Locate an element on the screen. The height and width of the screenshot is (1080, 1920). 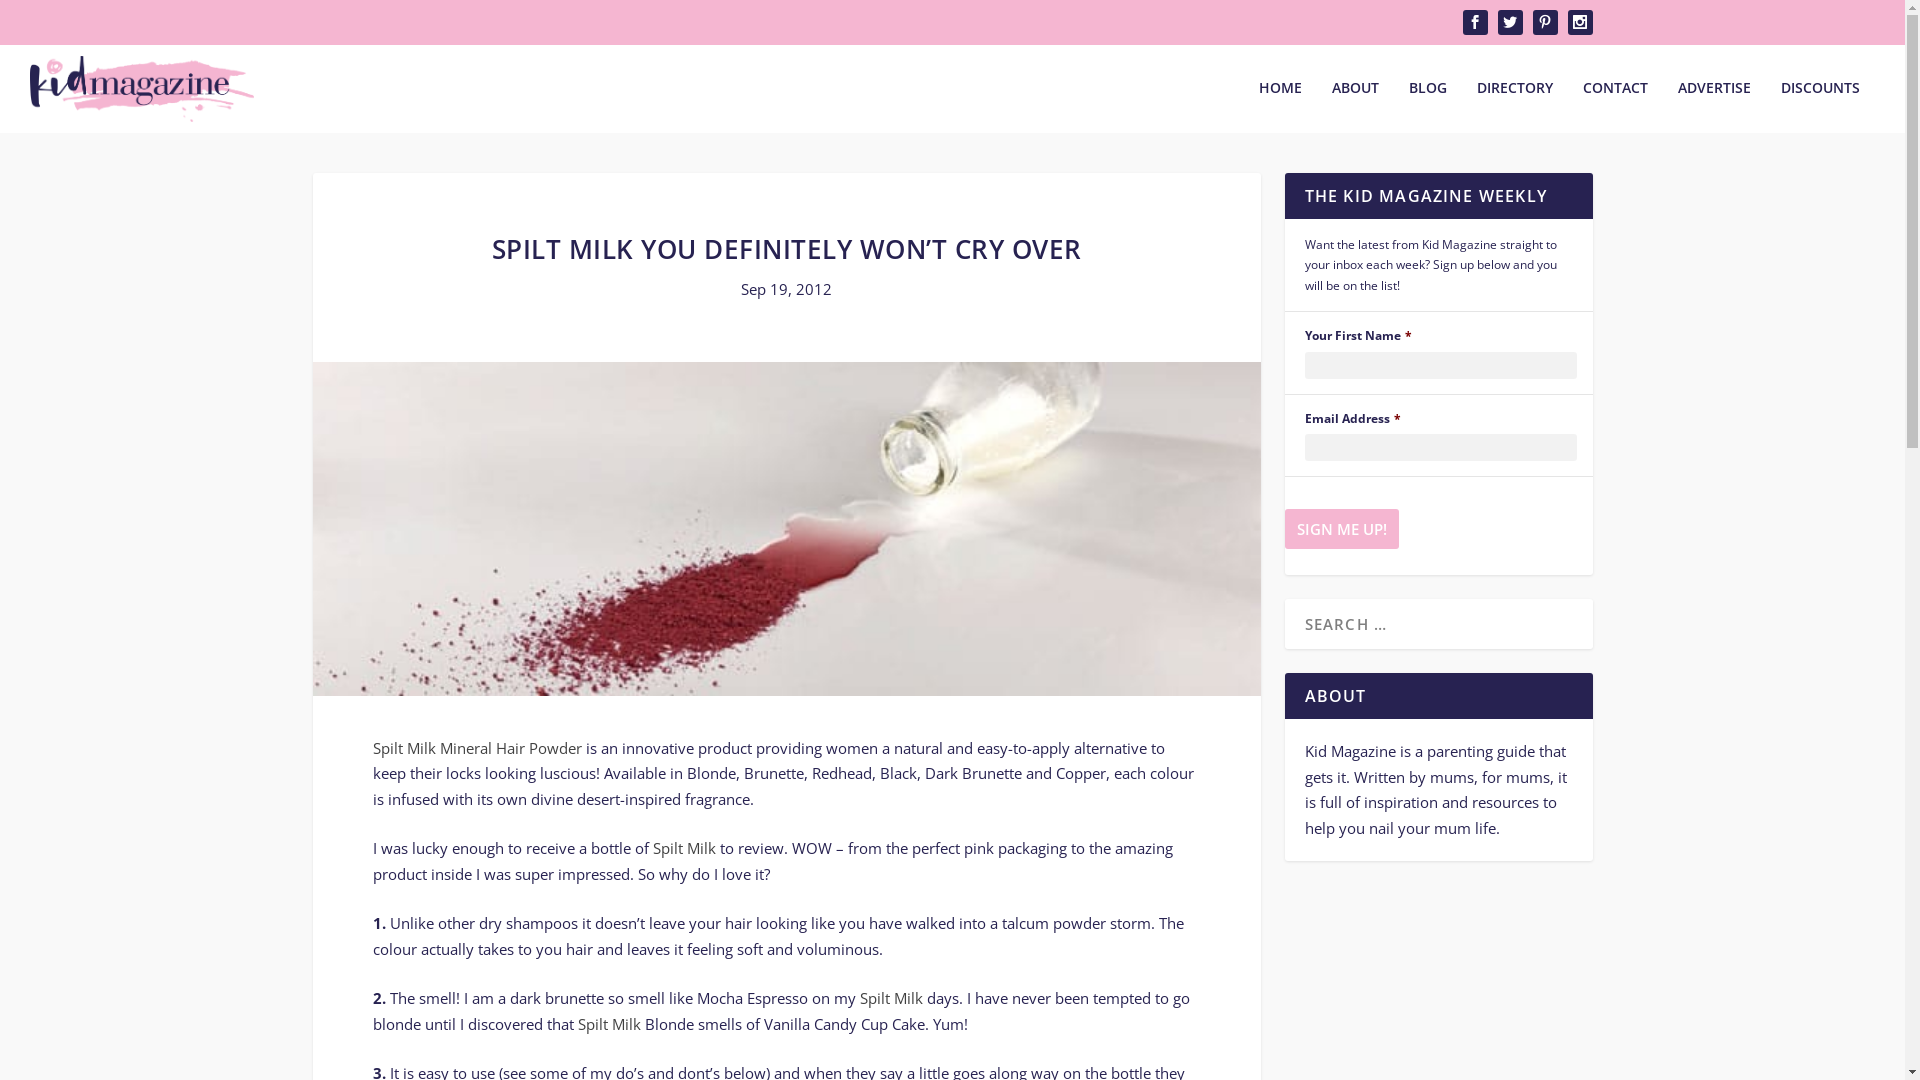
'HOME' is located at coordinates (1257, 106).